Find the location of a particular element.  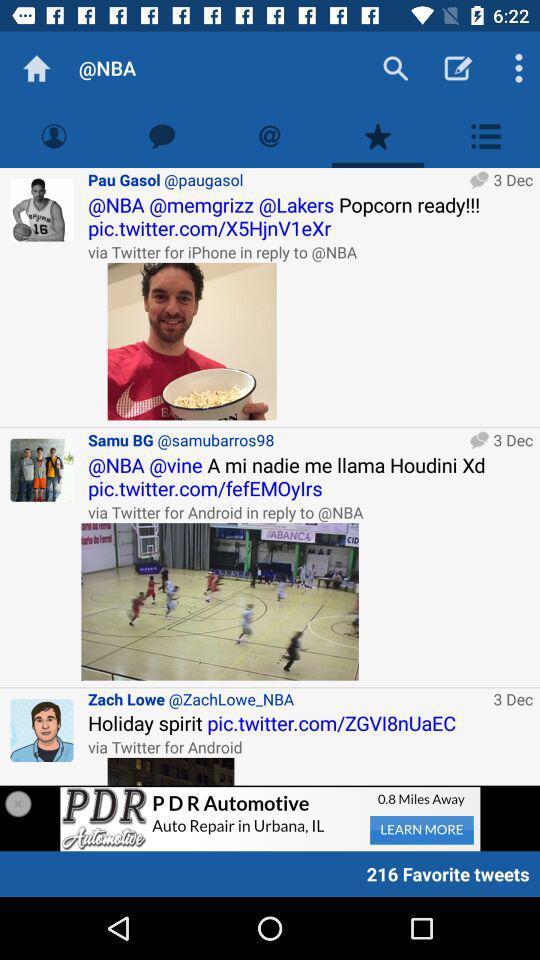

samu bg 's profile picture is located at coordinates (42, 470).